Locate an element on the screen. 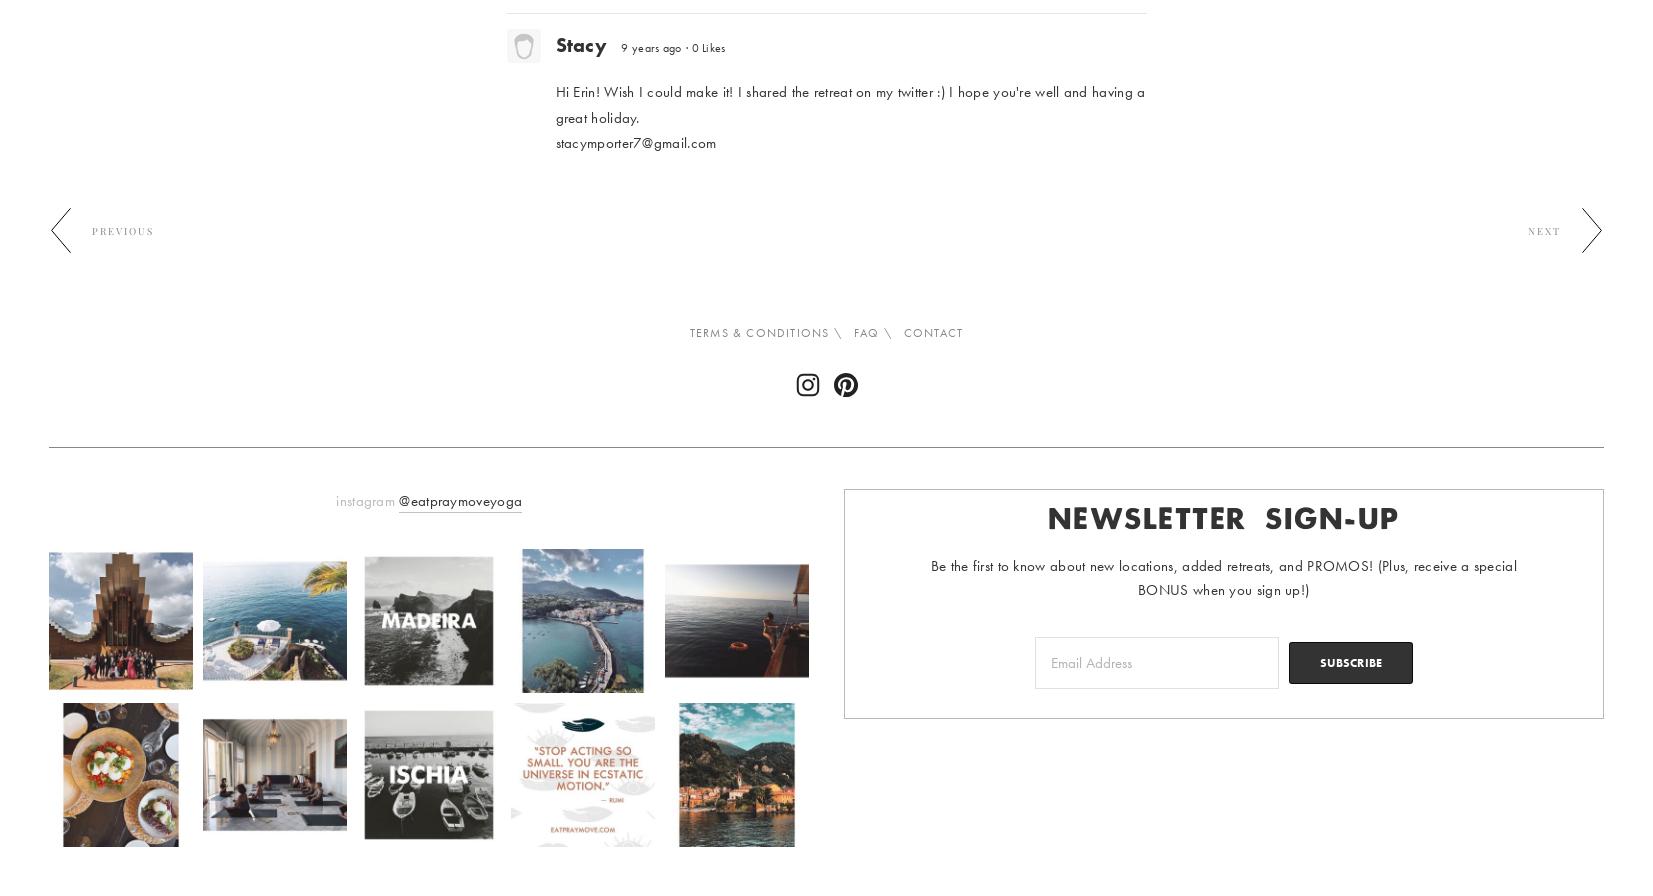 The image size is (1653, 896). '9 years ago' is located at coordinates (649, 48).